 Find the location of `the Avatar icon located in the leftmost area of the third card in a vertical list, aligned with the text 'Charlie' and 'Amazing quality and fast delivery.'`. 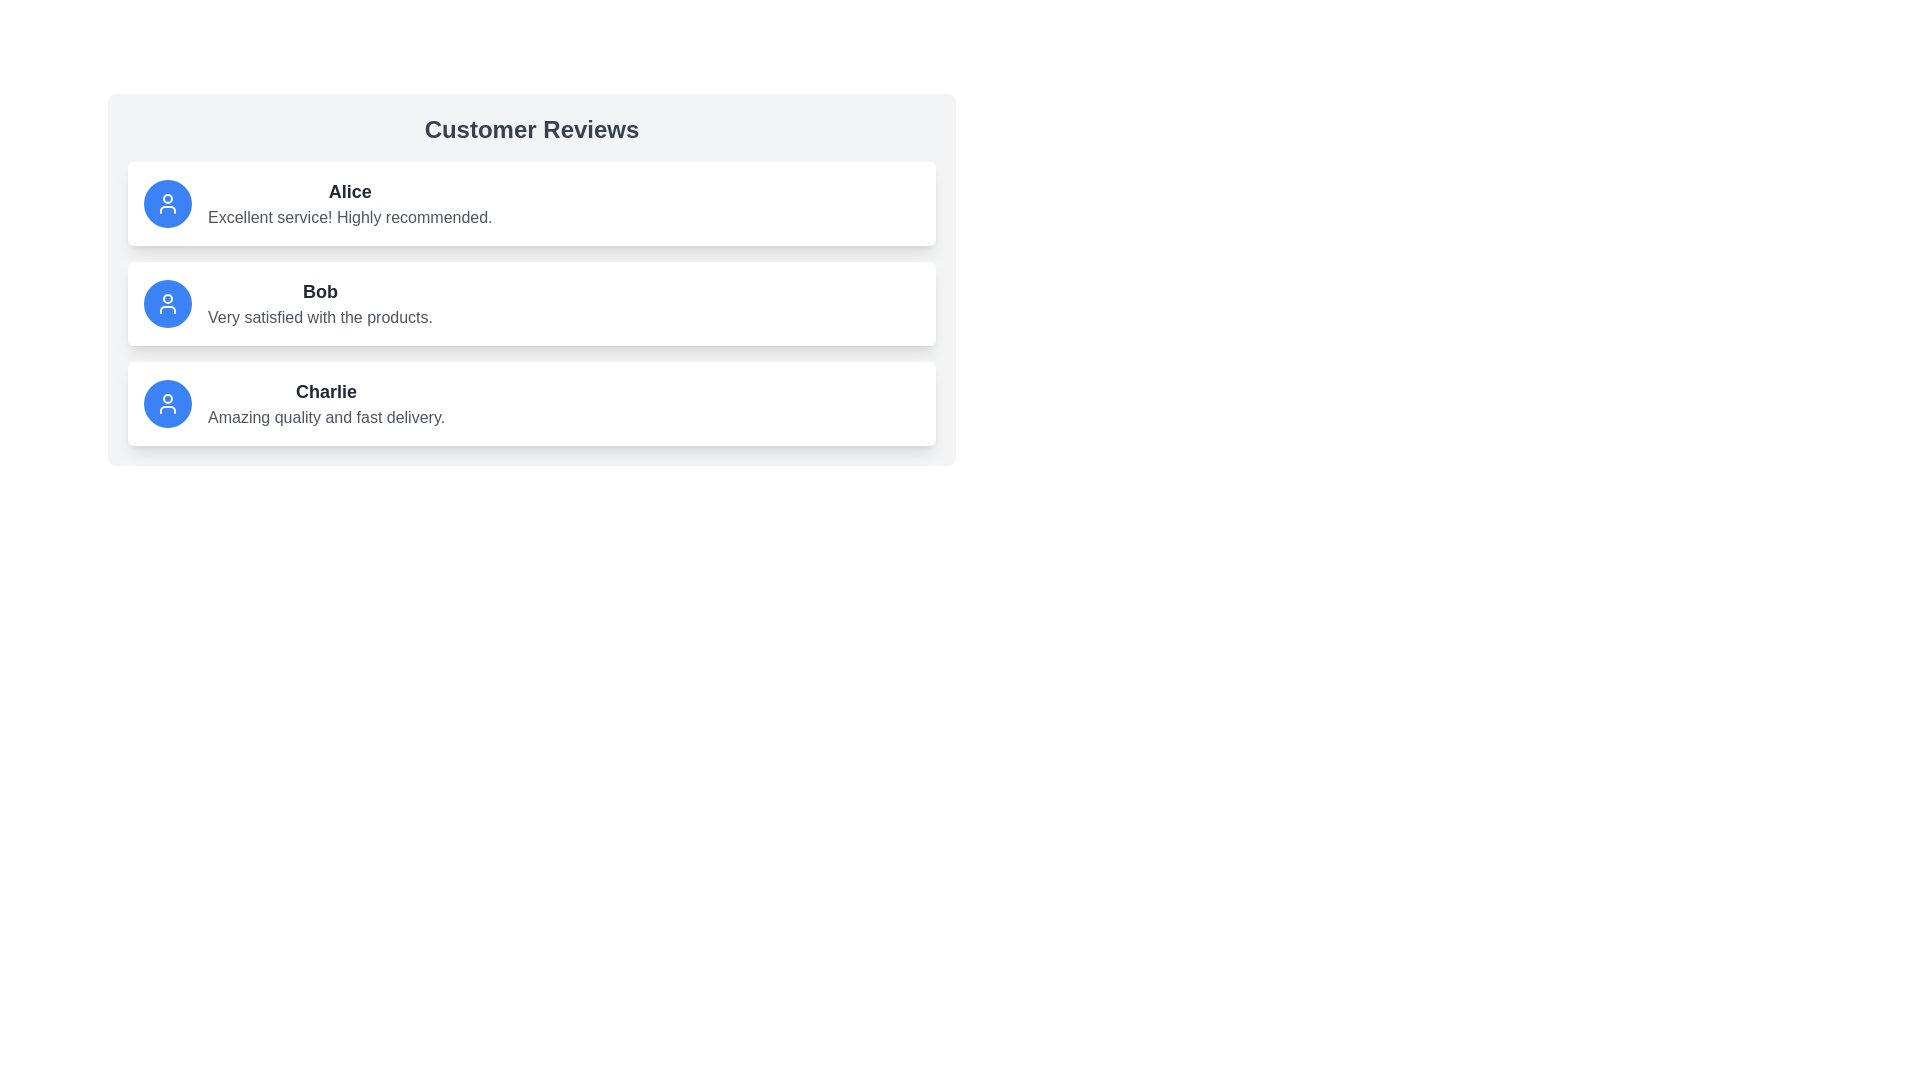

the Avatar icon located in the leftmost area of the third card in a vertical list, aligned with the text 'Charlie' and 'Amazing quality and fast delivery.' is located at coordinates (168, 404).